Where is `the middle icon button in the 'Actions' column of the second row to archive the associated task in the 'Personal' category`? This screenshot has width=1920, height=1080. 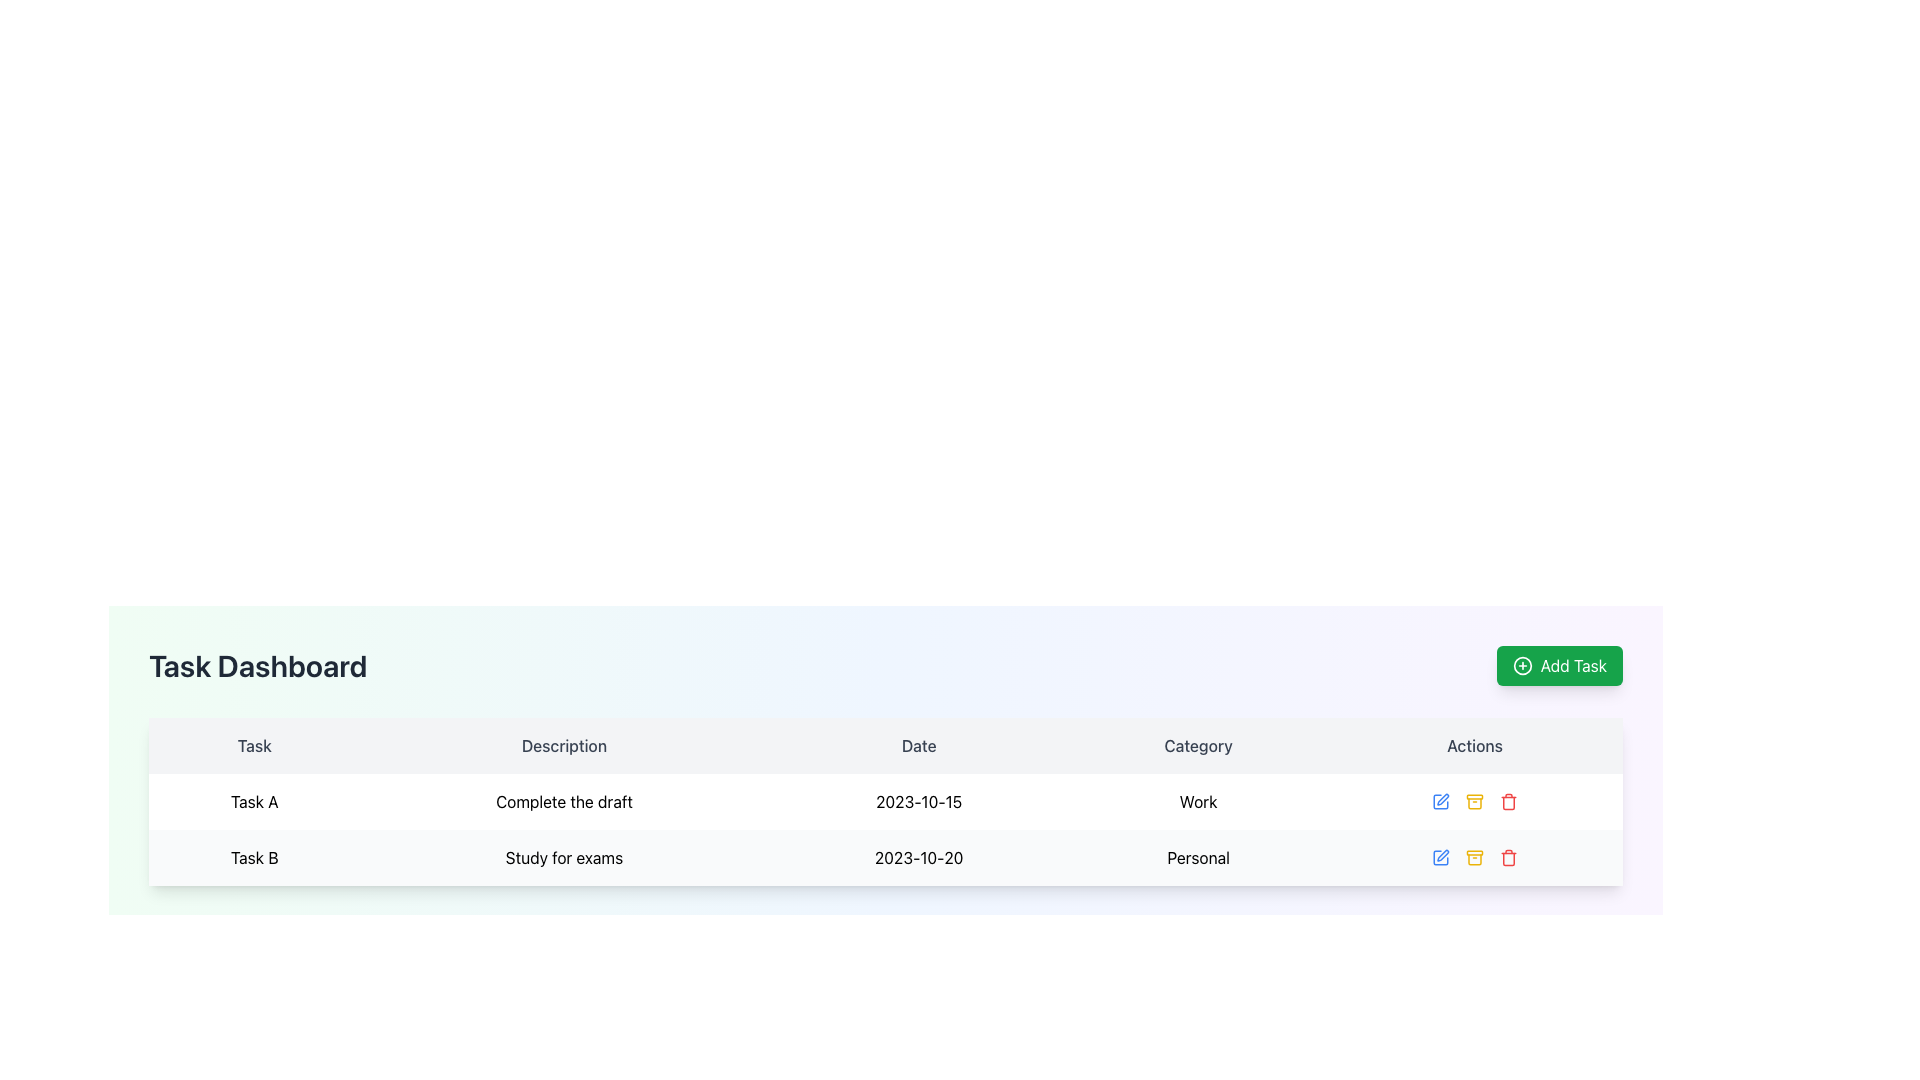
the middle icon button in the 'Actions' column of the second row to archive the associated task in the 'Personal' category is located at coordinates (1475, 856).